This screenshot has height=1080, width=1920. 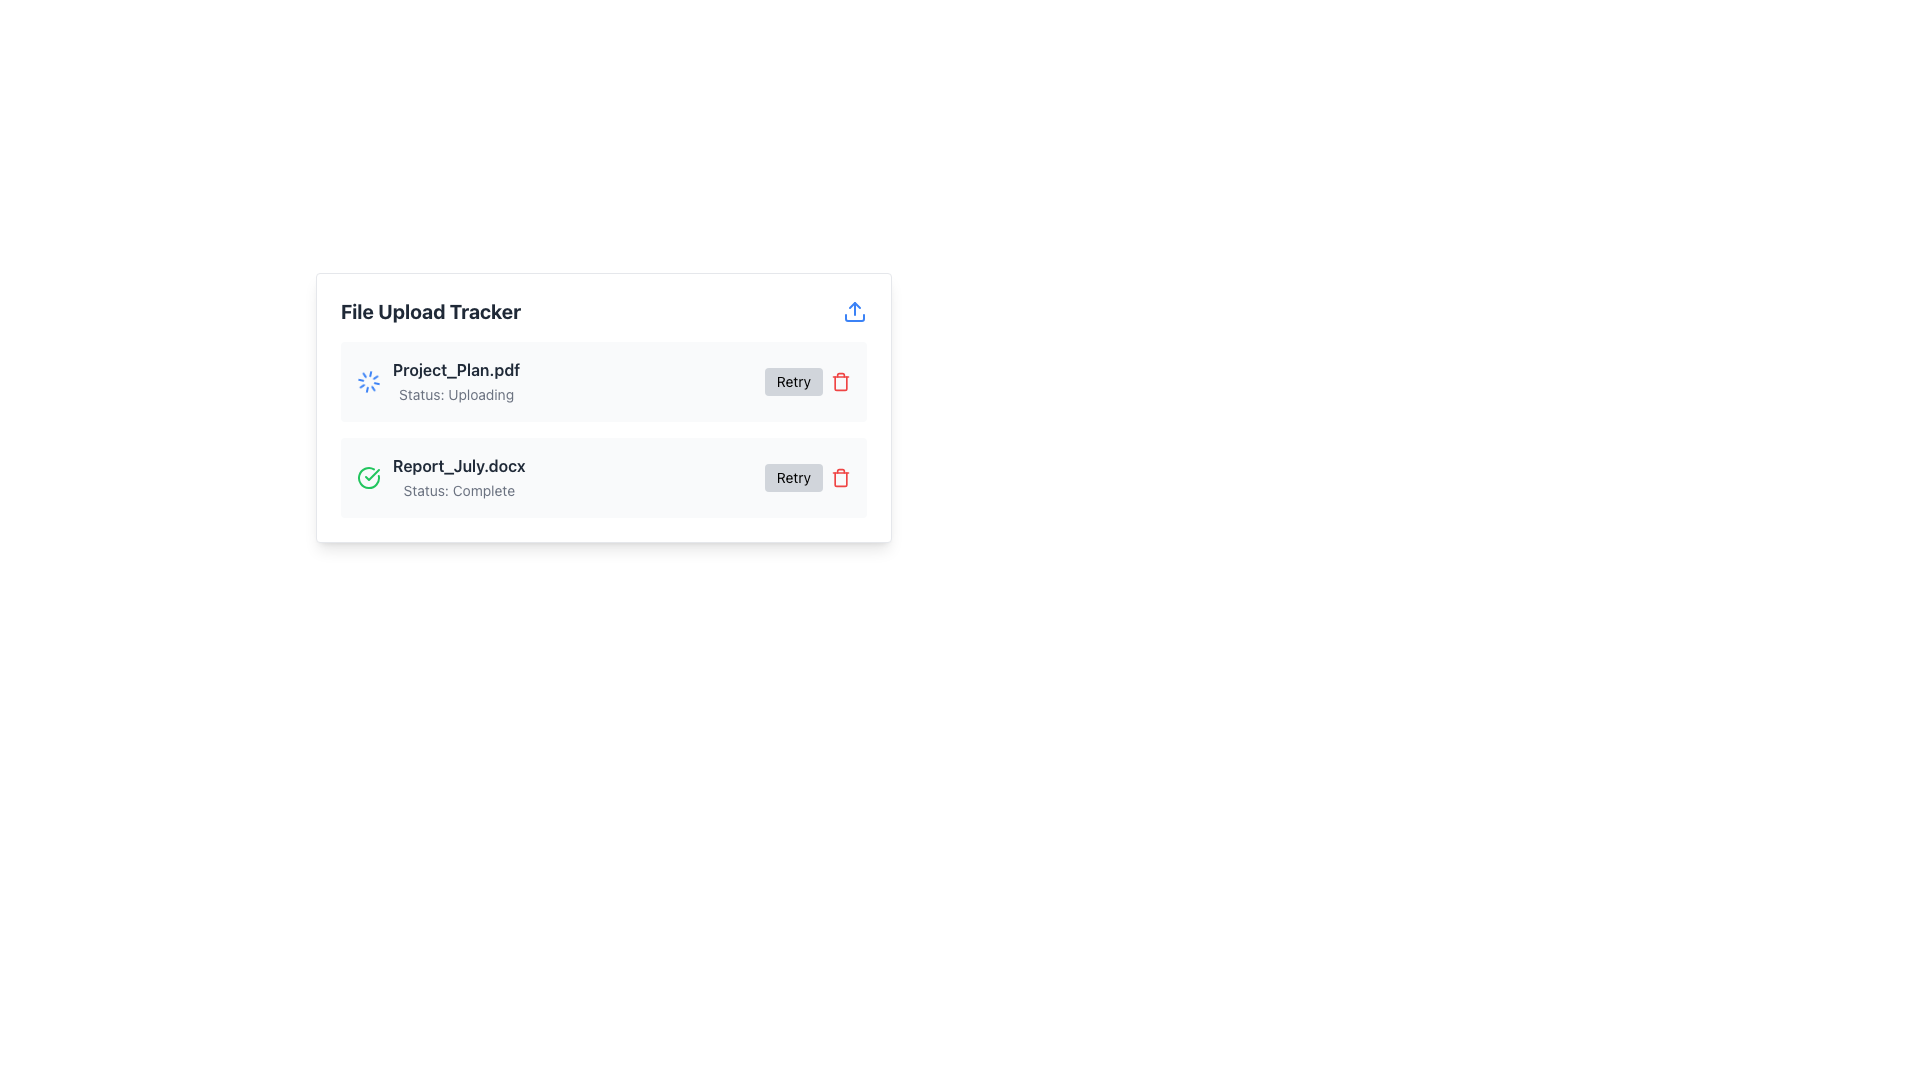 What do you see at coordinates (437, 381) in the screenshot?
I see `the file item labeled 'Project_Plan.pdf' with status 'Status: Uploading' for accessibility navigation` at bounding box center [437, 381].